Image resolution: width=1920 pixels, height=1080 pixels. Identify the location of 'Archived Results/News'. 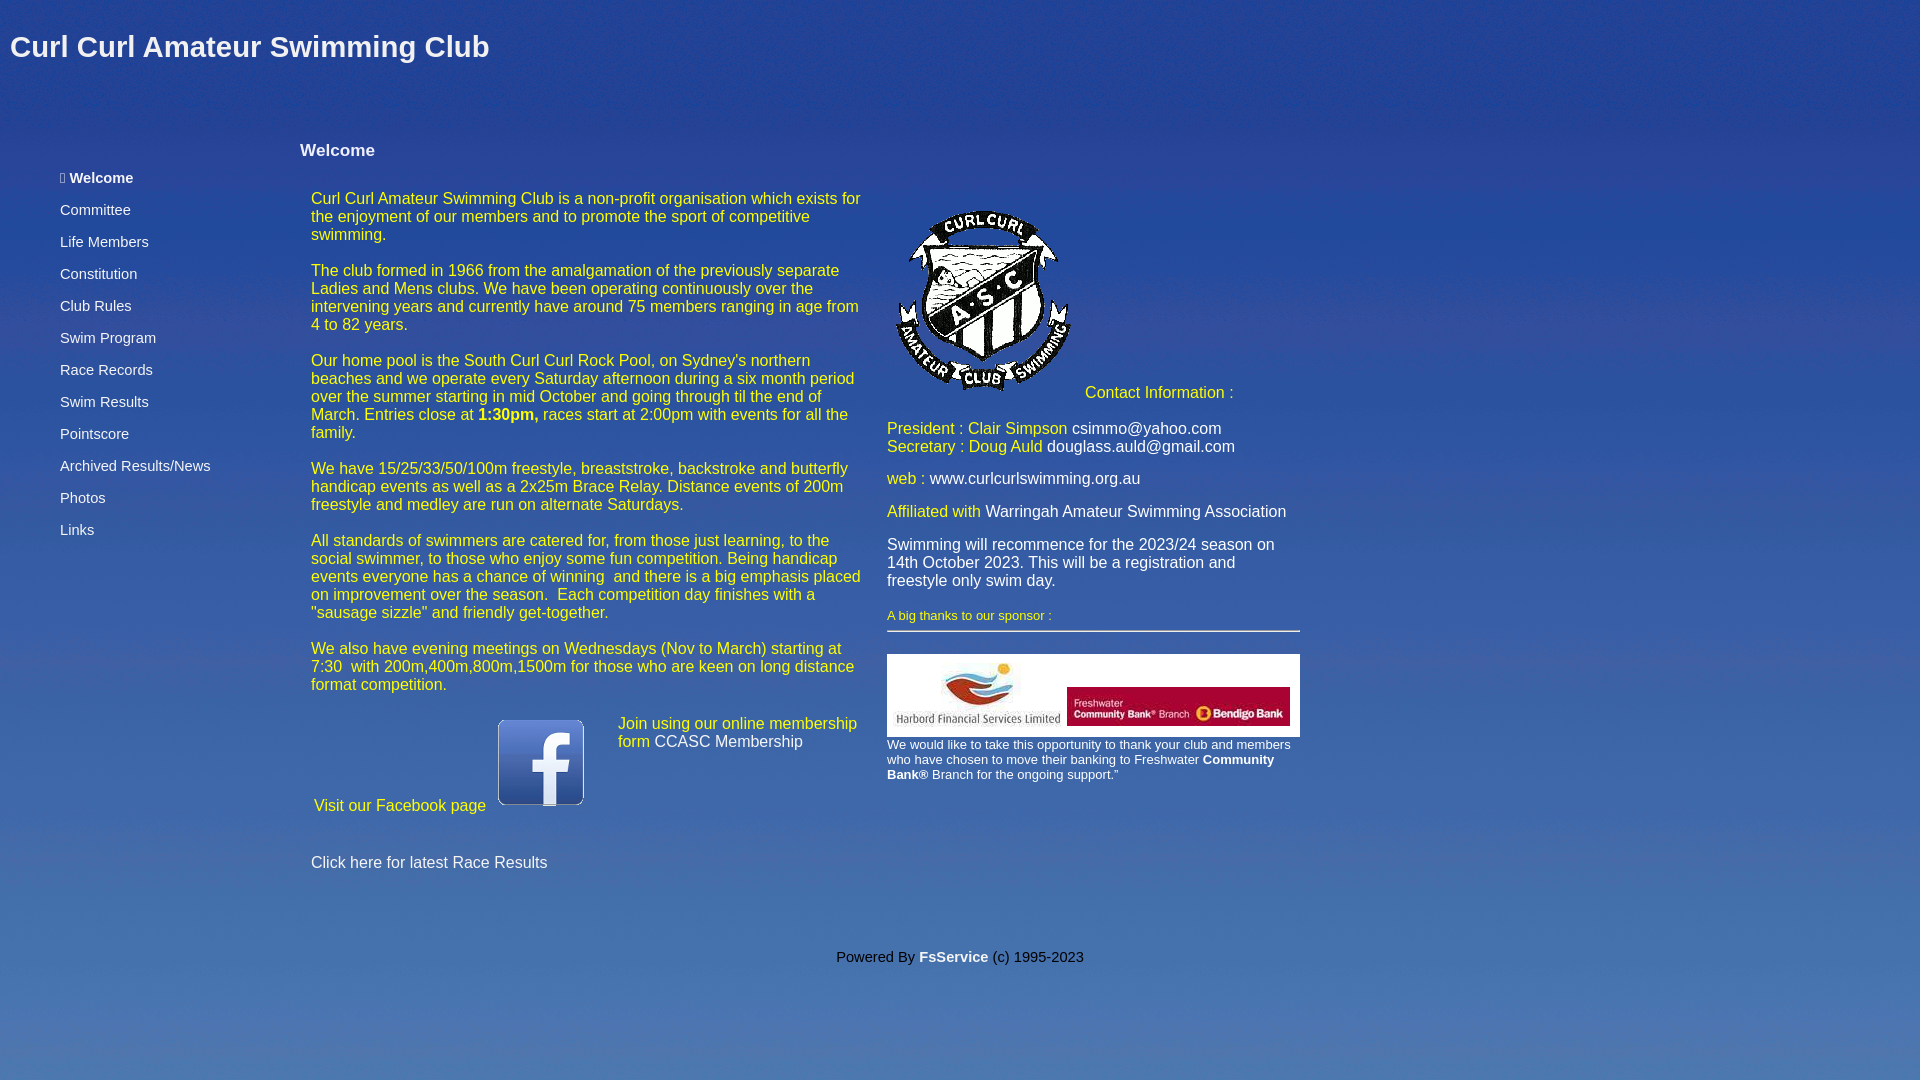
(134, 466).